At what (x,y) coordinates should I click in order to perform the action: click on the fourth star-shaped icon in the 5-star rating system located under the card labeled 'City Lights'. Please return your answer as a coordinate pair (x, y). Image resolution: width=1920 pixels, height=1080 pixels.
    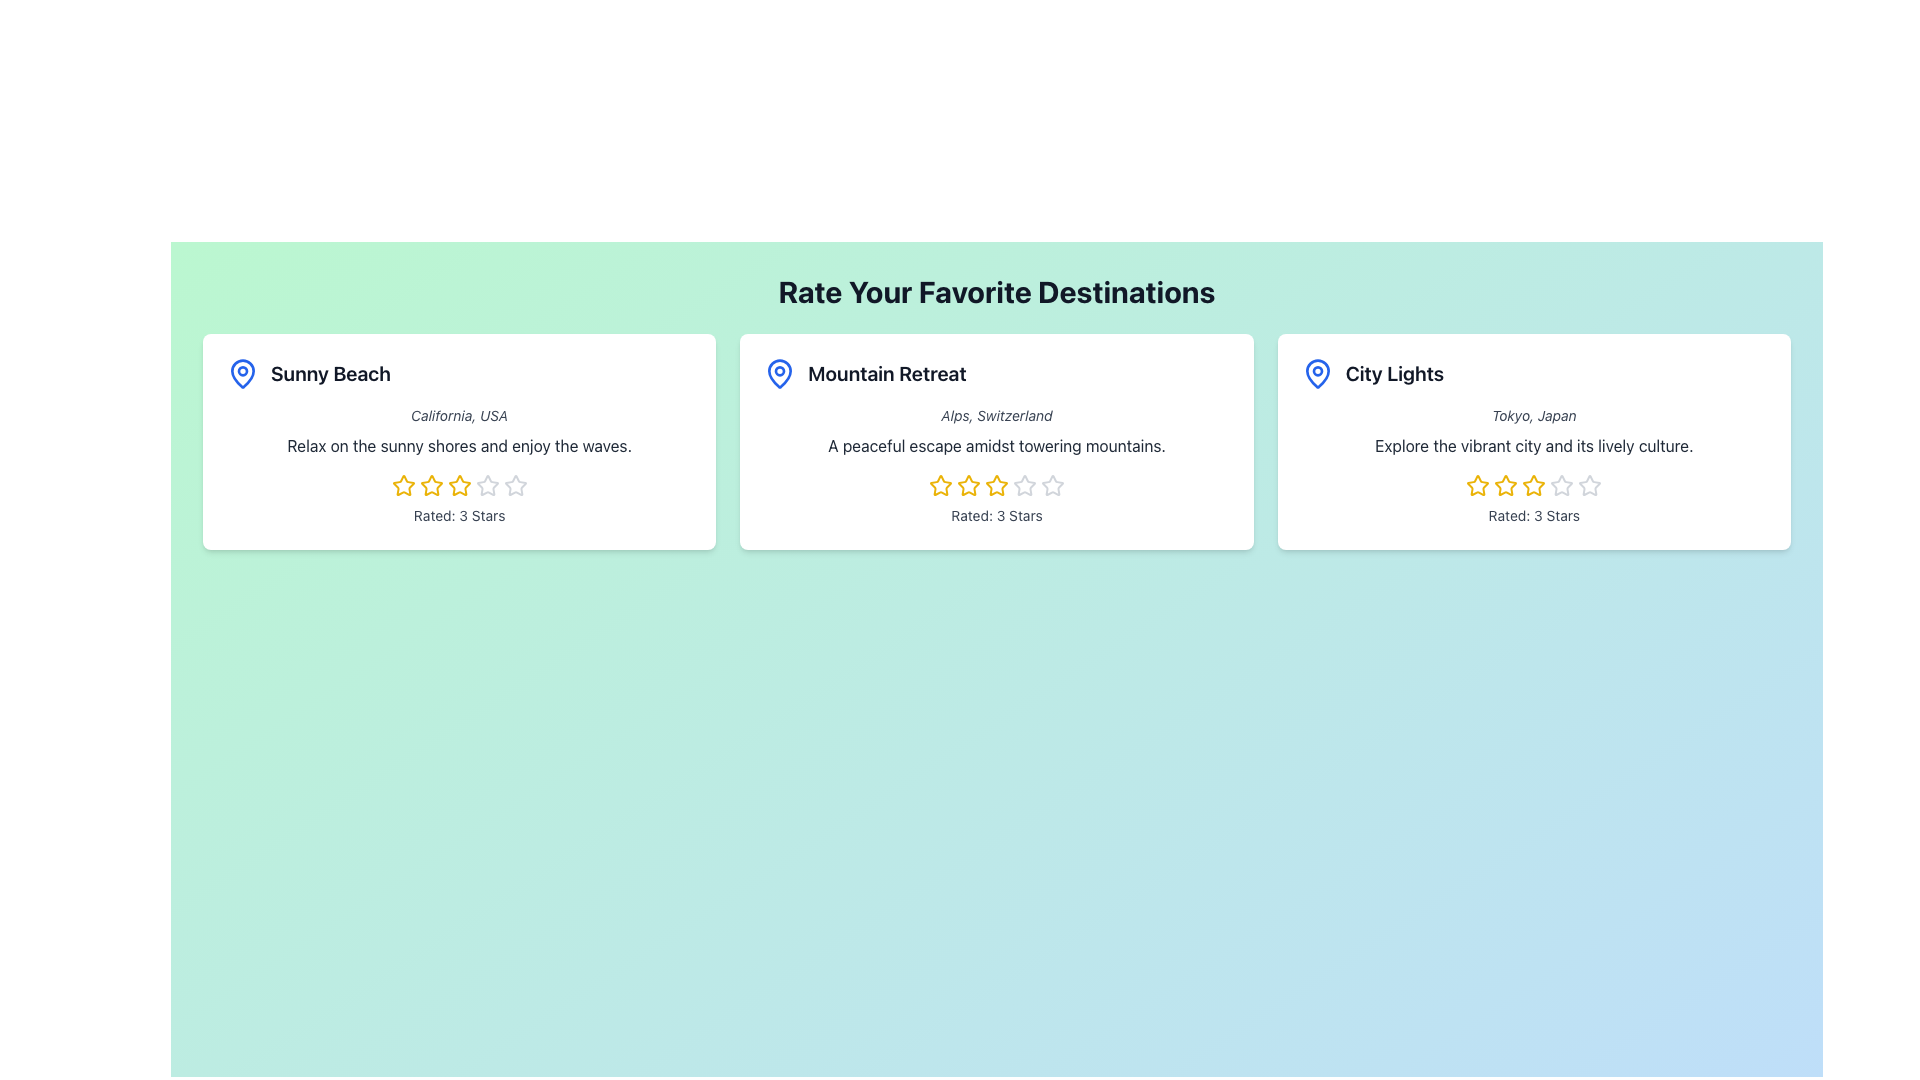
    Looking at the image, I should click on (1561, 485).